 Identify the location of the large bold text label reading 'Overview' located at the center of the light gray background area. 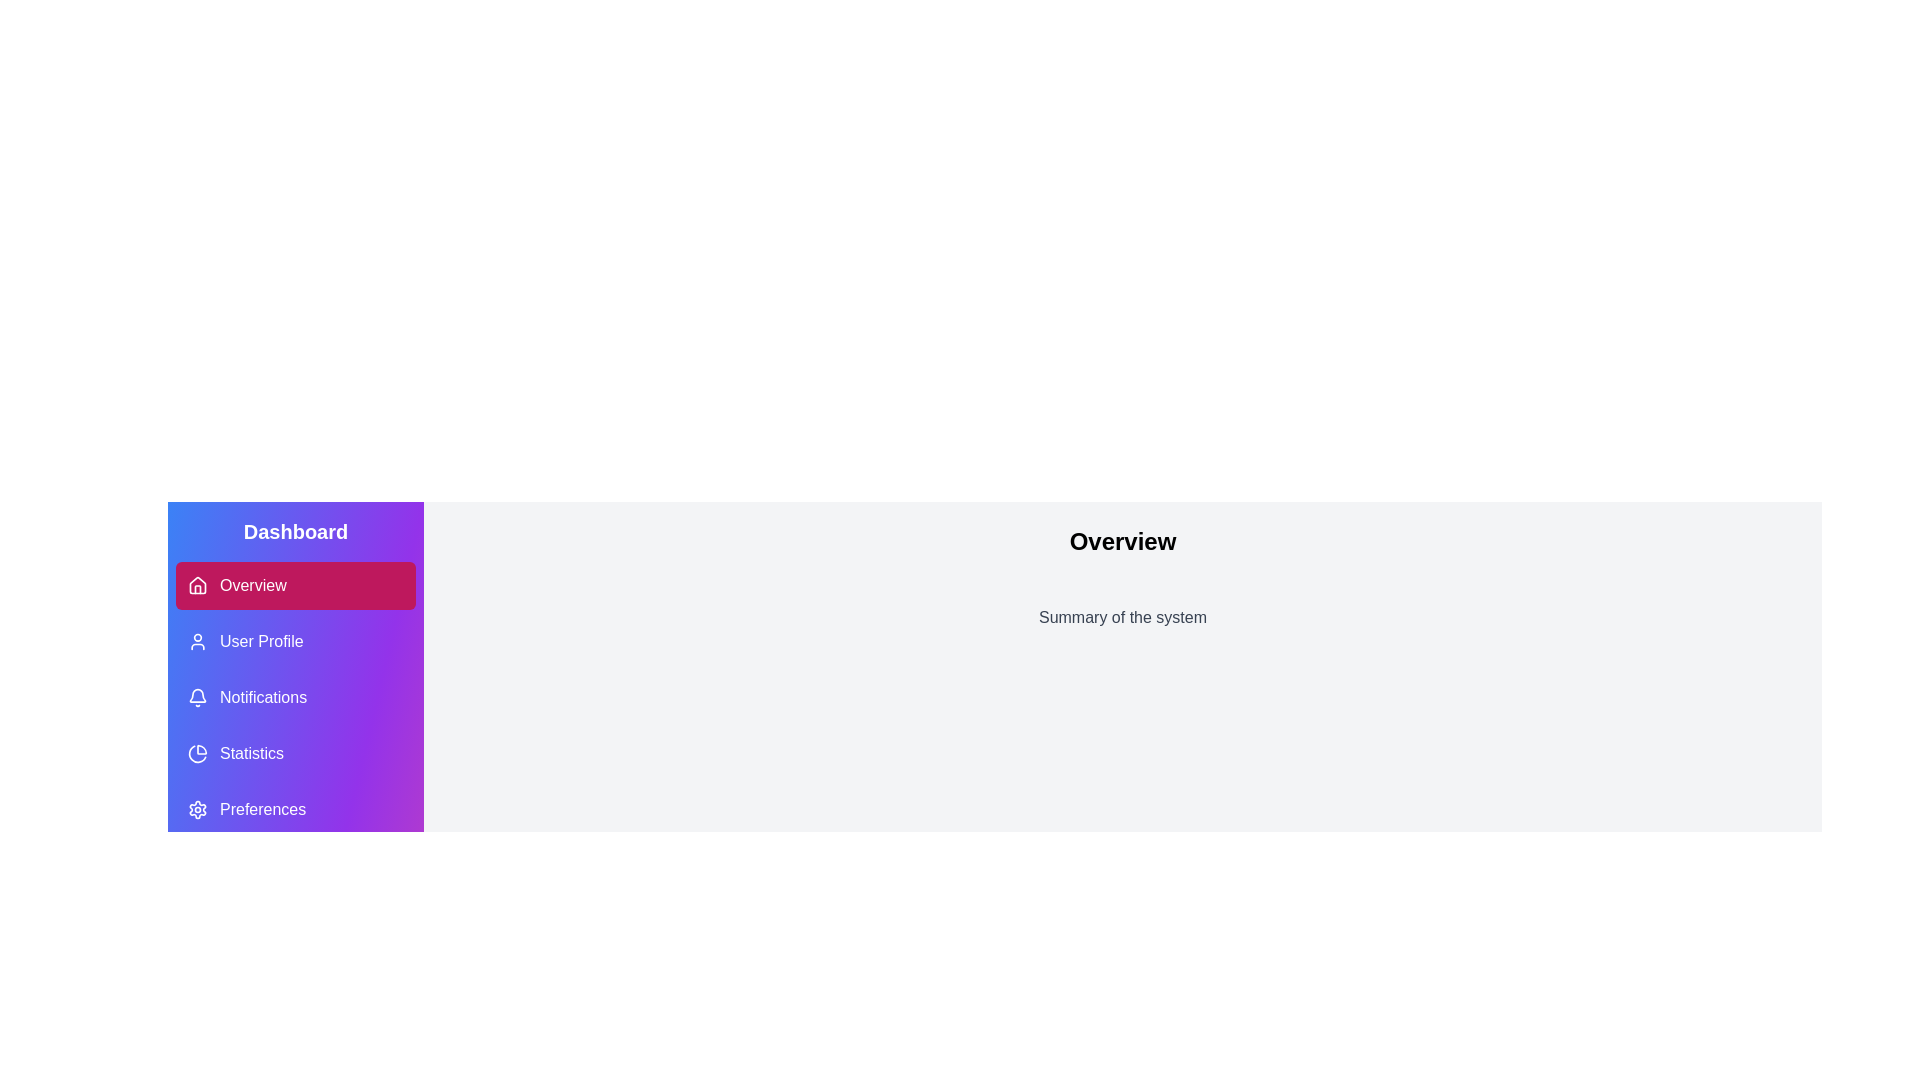
(1123, 542).